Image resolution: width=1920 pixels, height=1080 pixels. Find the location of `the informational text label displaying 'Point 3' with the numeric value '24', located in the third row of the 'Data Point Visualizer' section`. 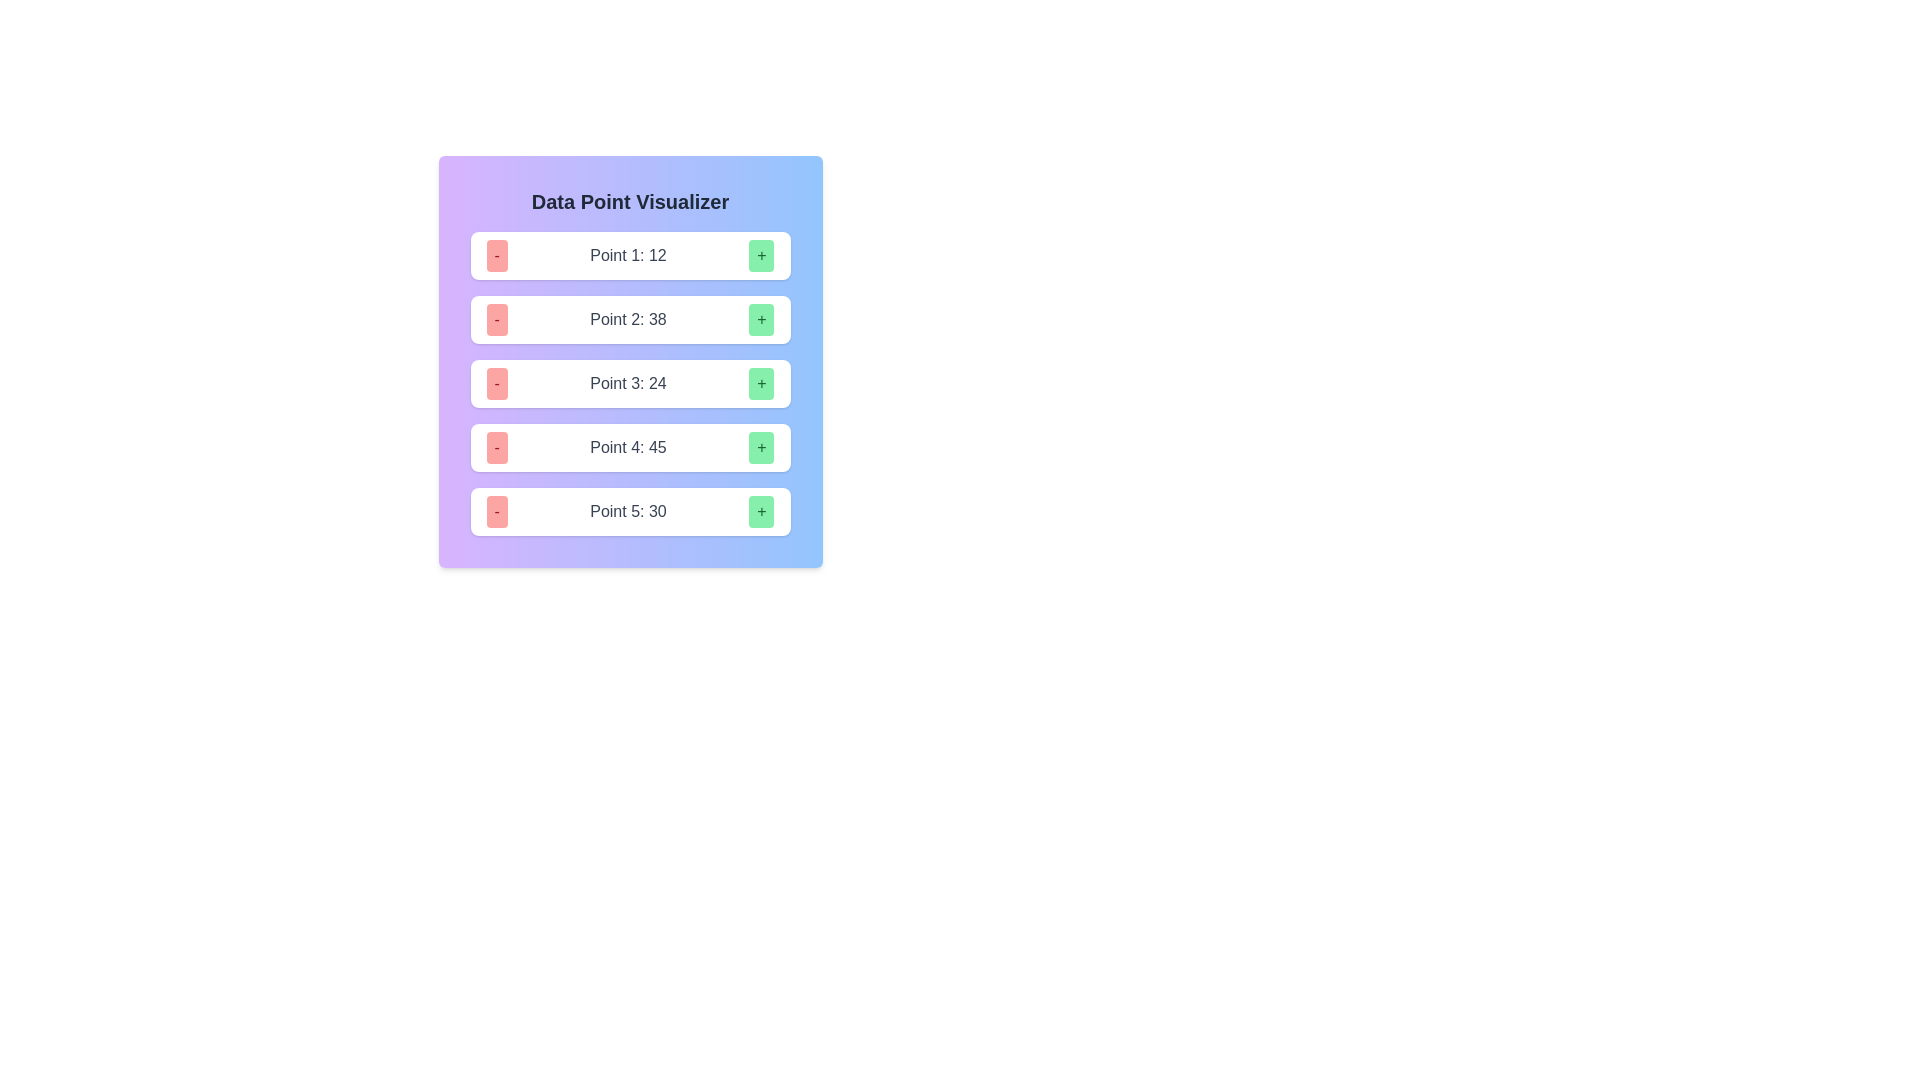

the informational text label displaying 'Point 3' with the numeric value '24', located in the third row of the 'Data Point Visualizer' section is located at coordinates (627, 384).